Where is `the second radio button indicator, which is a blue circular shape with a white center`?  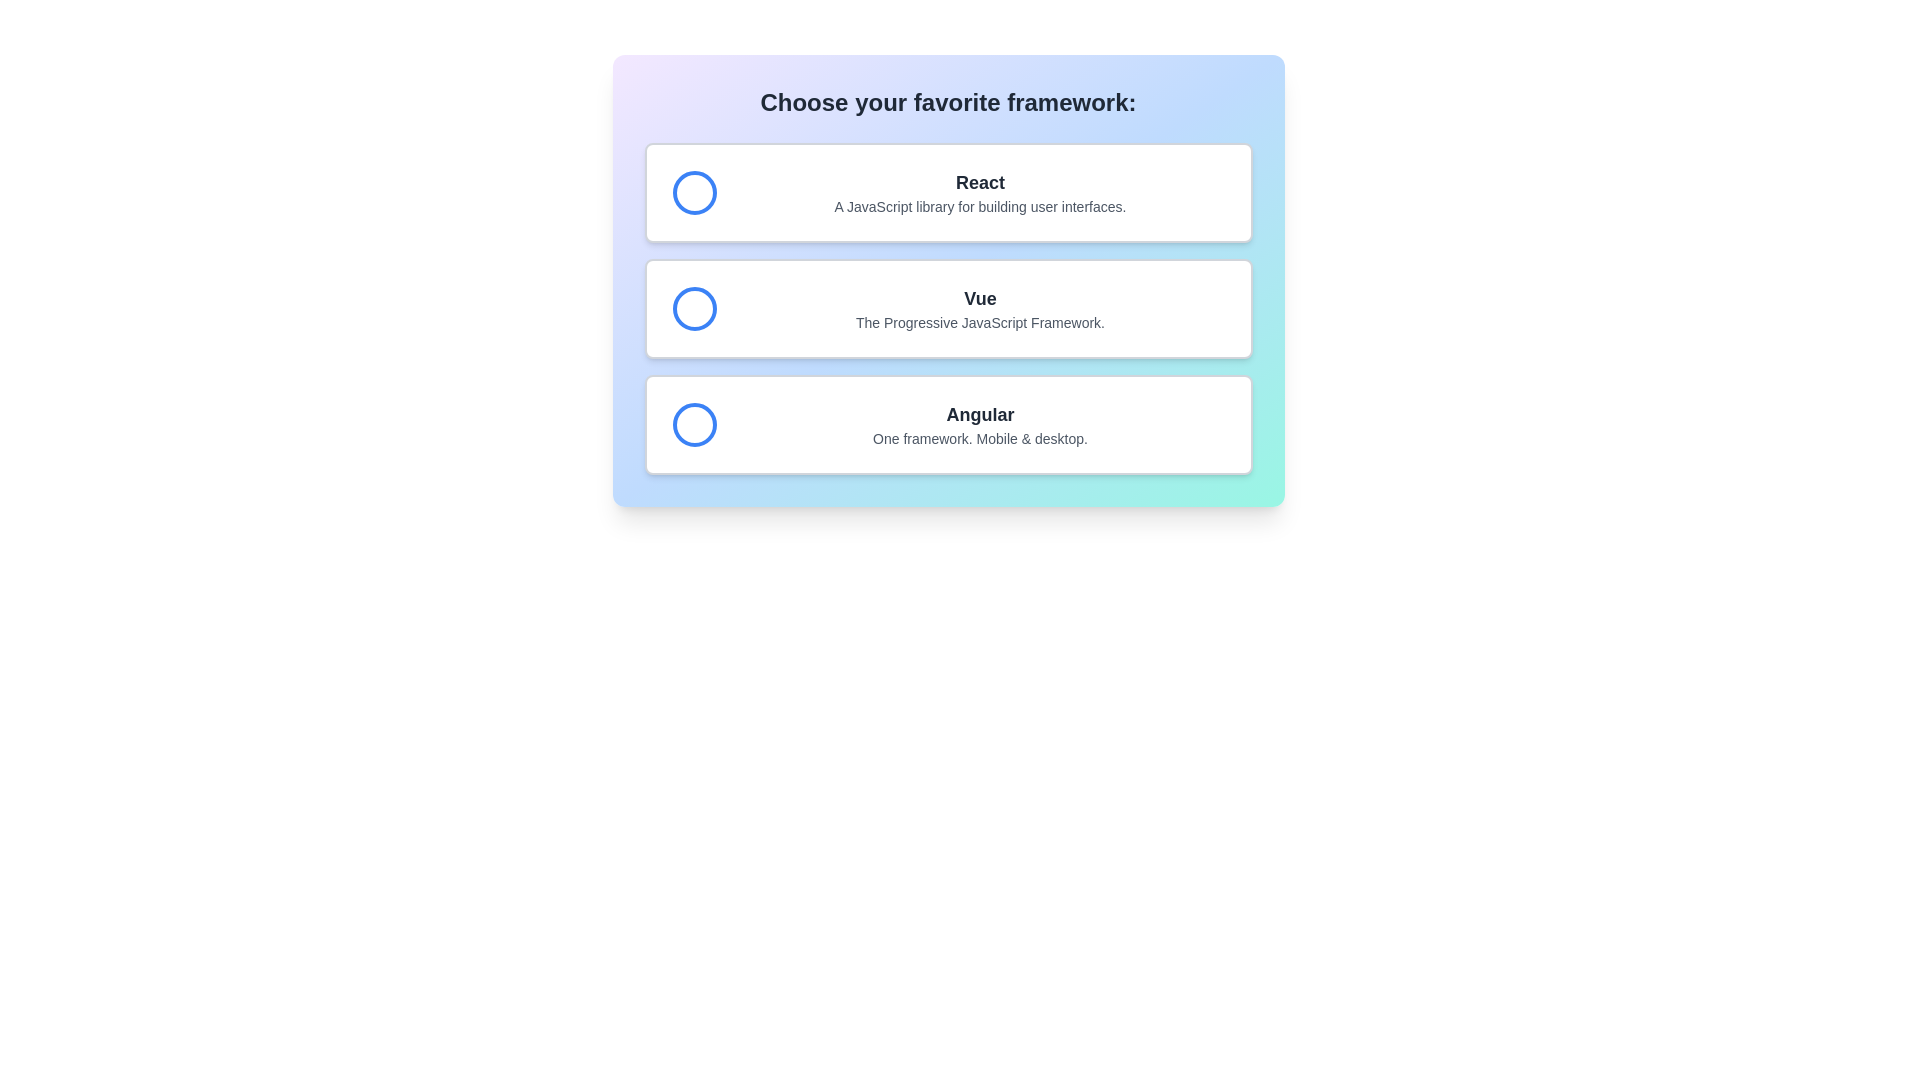 the second radio button indicator, which is a blue circular shape with a white center is located at coordinates (694, 308).